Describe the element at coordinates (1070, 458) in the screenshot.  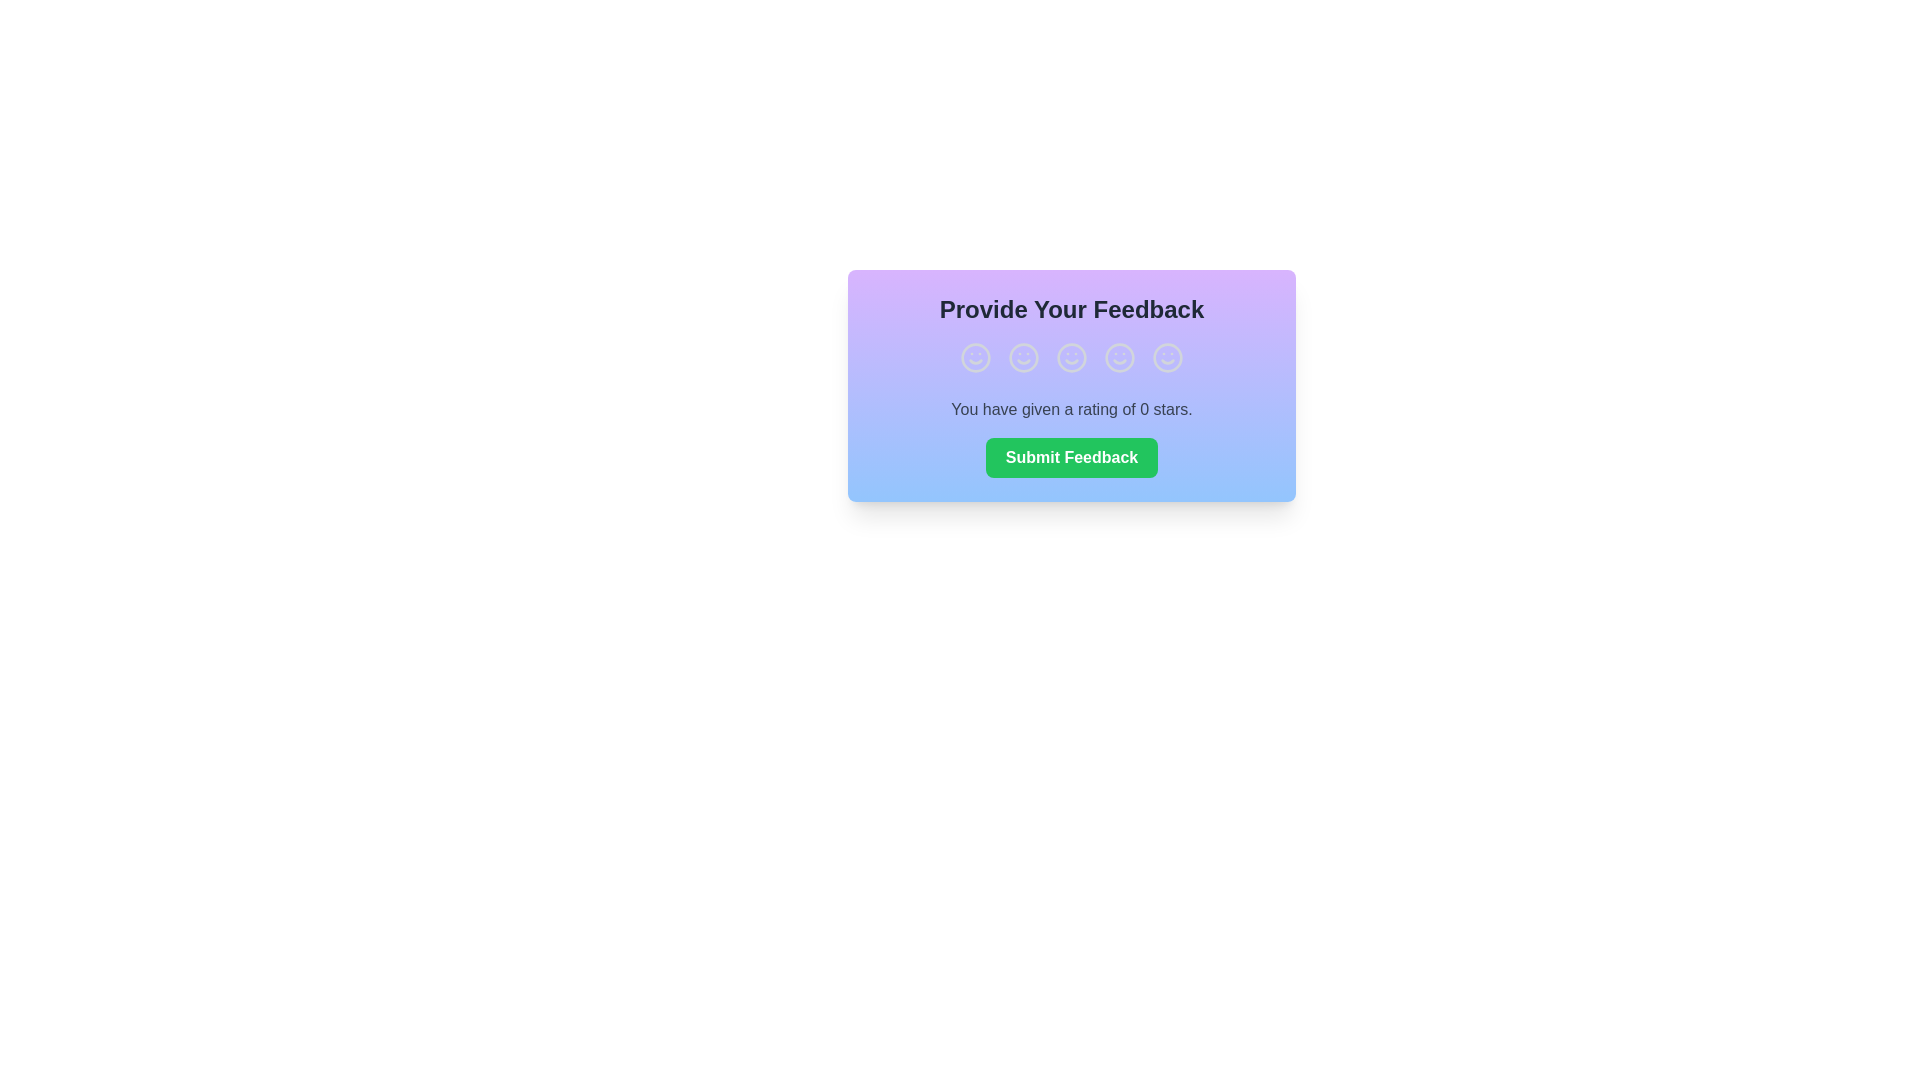
I see `the 'Submit Feedback' button` at that location.